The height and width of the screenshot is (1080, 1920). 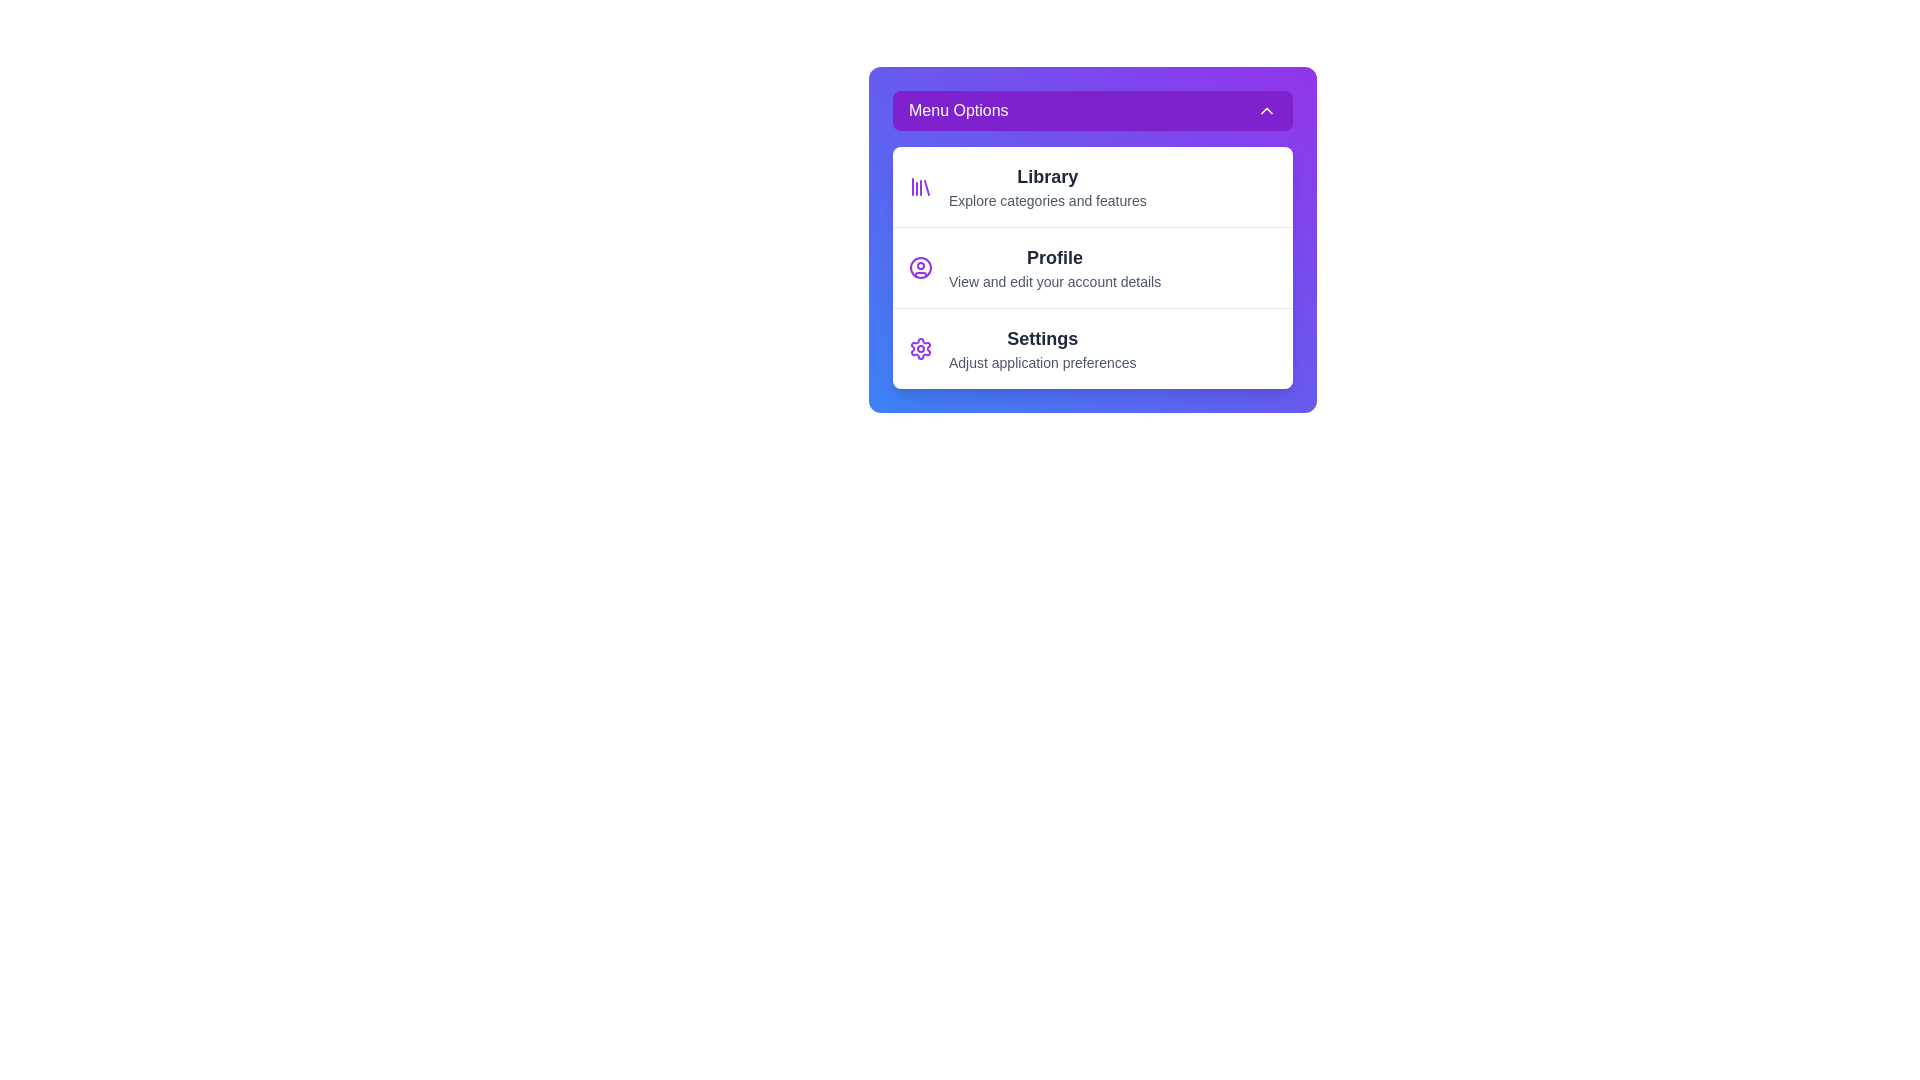 I want to click on the rightmost vertical line of the purple circular icon representing 'Library' in the menu panel, so click(x=925, y=188).